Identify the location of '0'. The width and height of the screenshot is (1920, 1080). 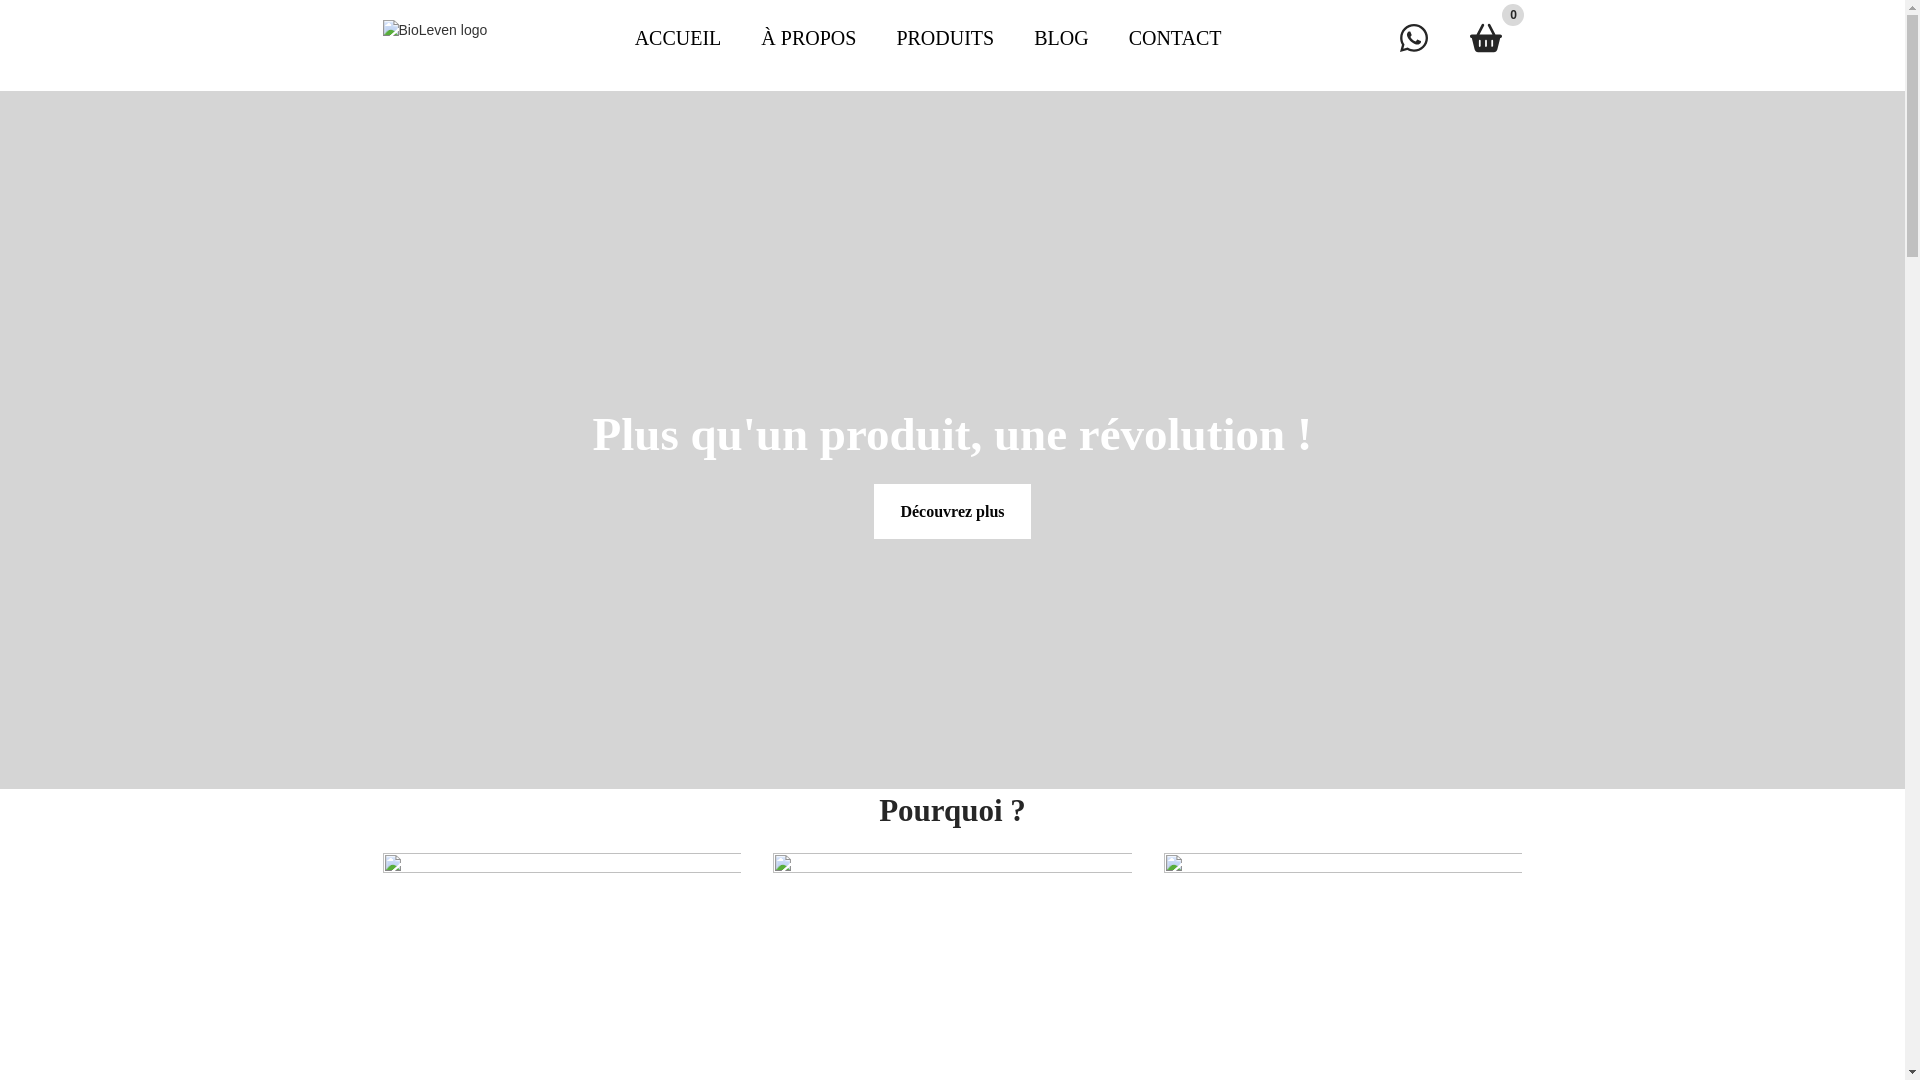
(1486, 38).